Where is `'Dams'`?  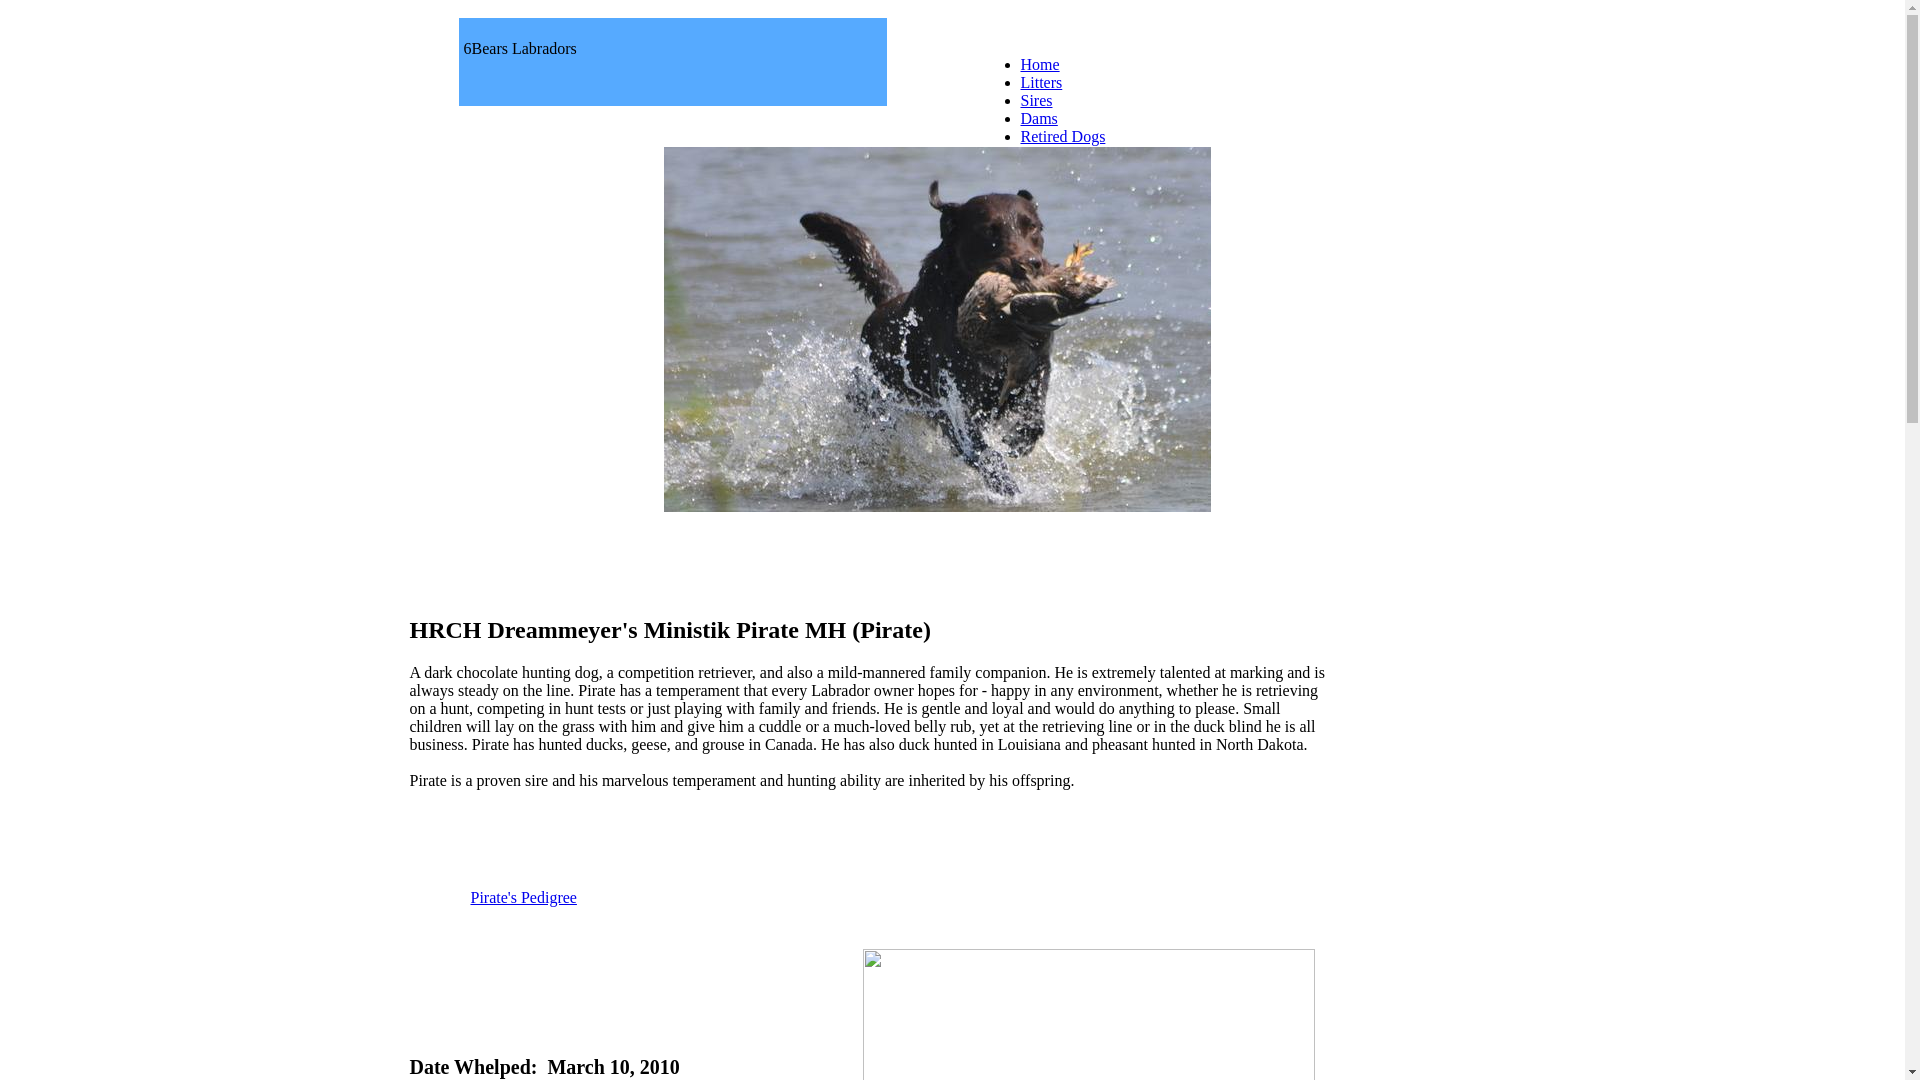
'Dams' is located at coordinates (1038, 118).